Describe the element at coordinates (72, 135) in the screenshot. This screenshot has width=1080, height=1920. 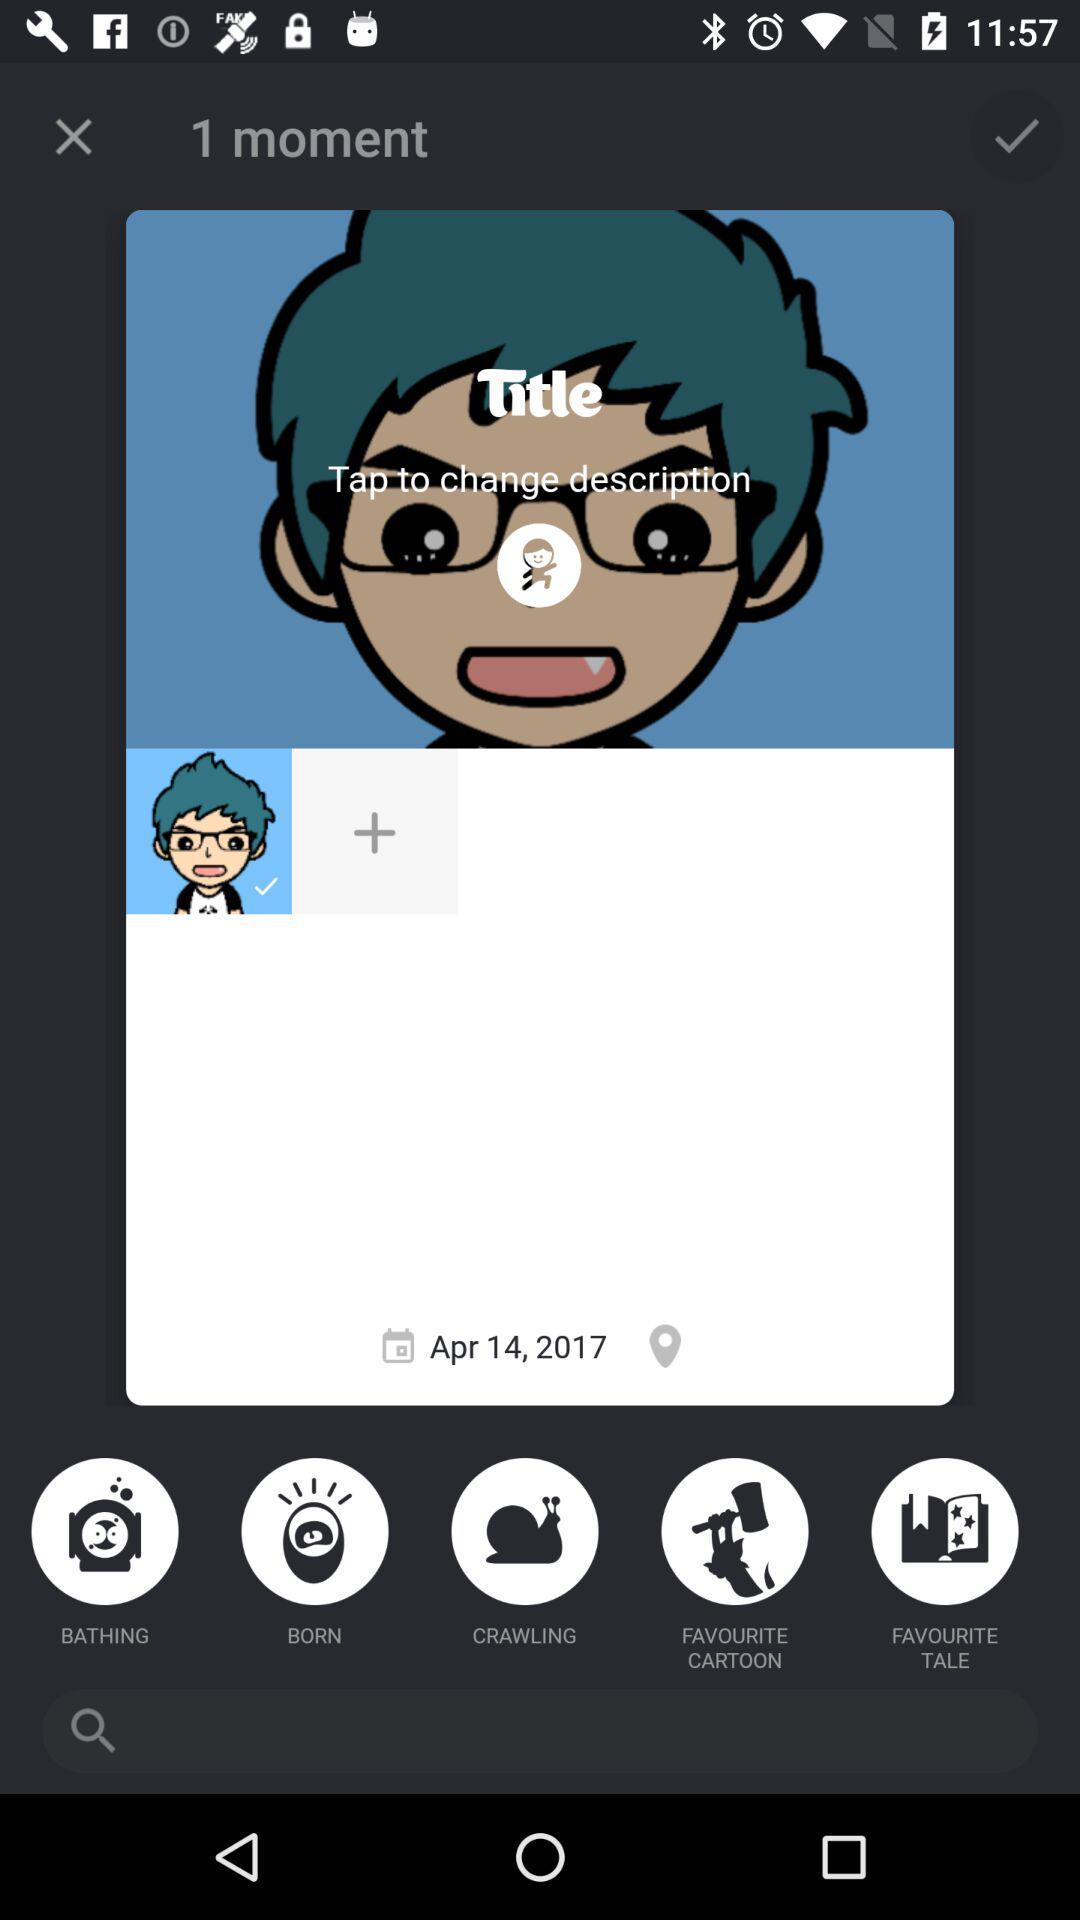
I see `close` at that location.